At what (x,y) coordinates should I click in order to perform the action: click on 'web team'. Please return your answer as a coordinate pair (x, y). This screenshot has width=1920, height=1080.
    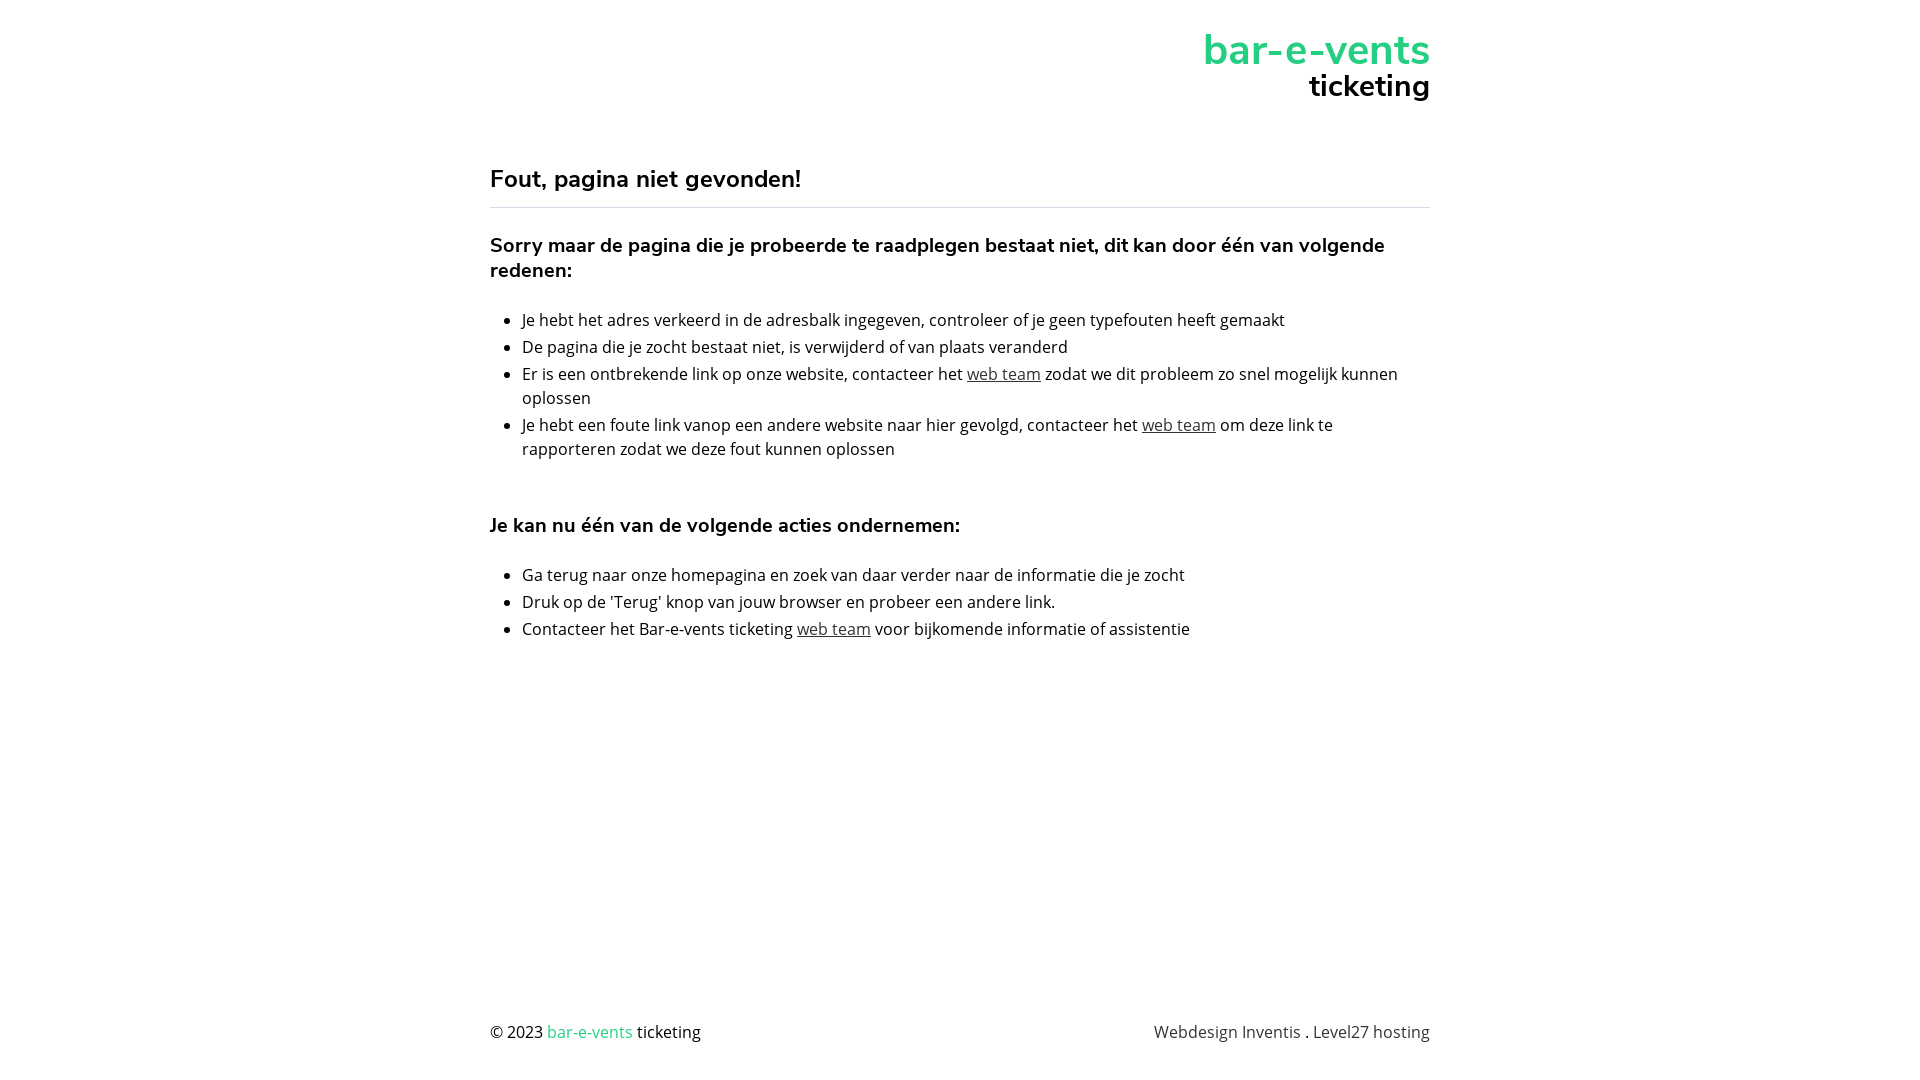
    Looking at the image, I should click on (1142, 423).